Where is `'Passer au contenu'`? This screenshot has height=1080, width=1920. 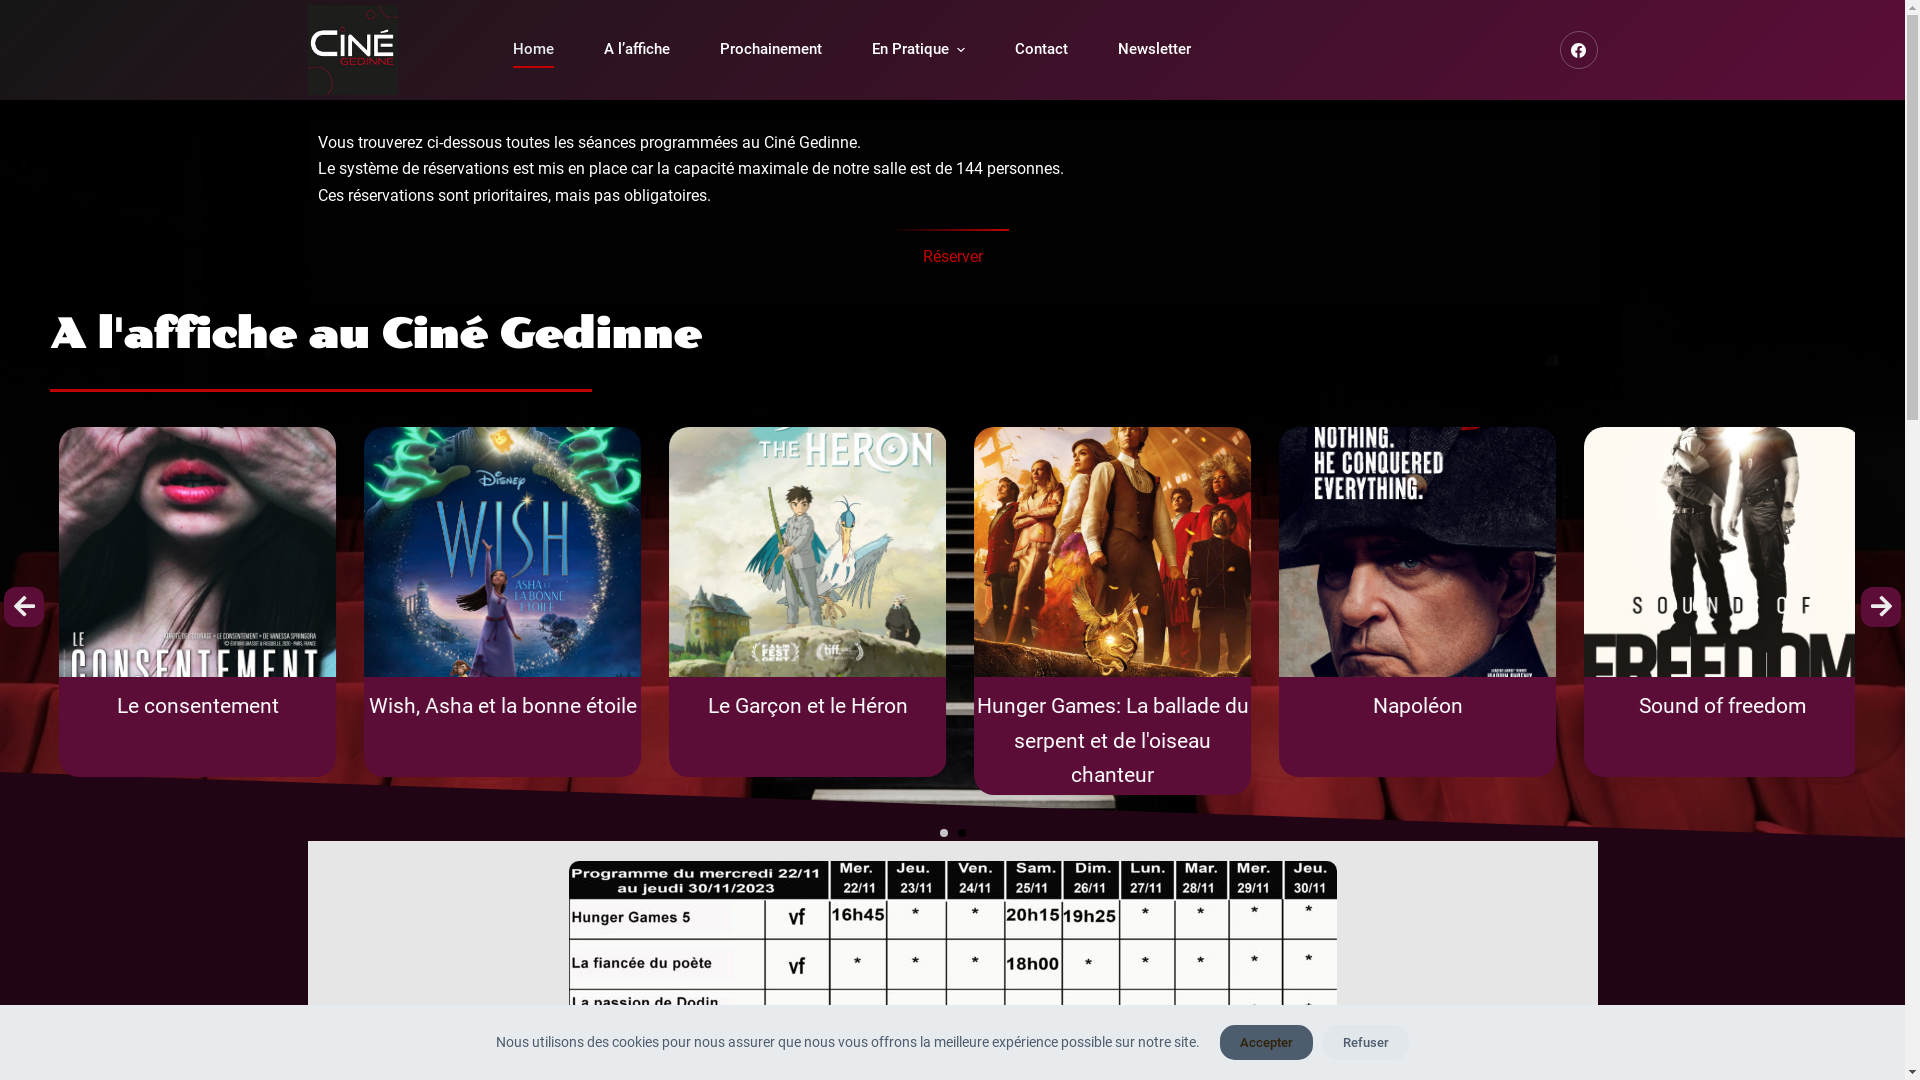
'Passer au contenu' is located at coordinates (19, 10).